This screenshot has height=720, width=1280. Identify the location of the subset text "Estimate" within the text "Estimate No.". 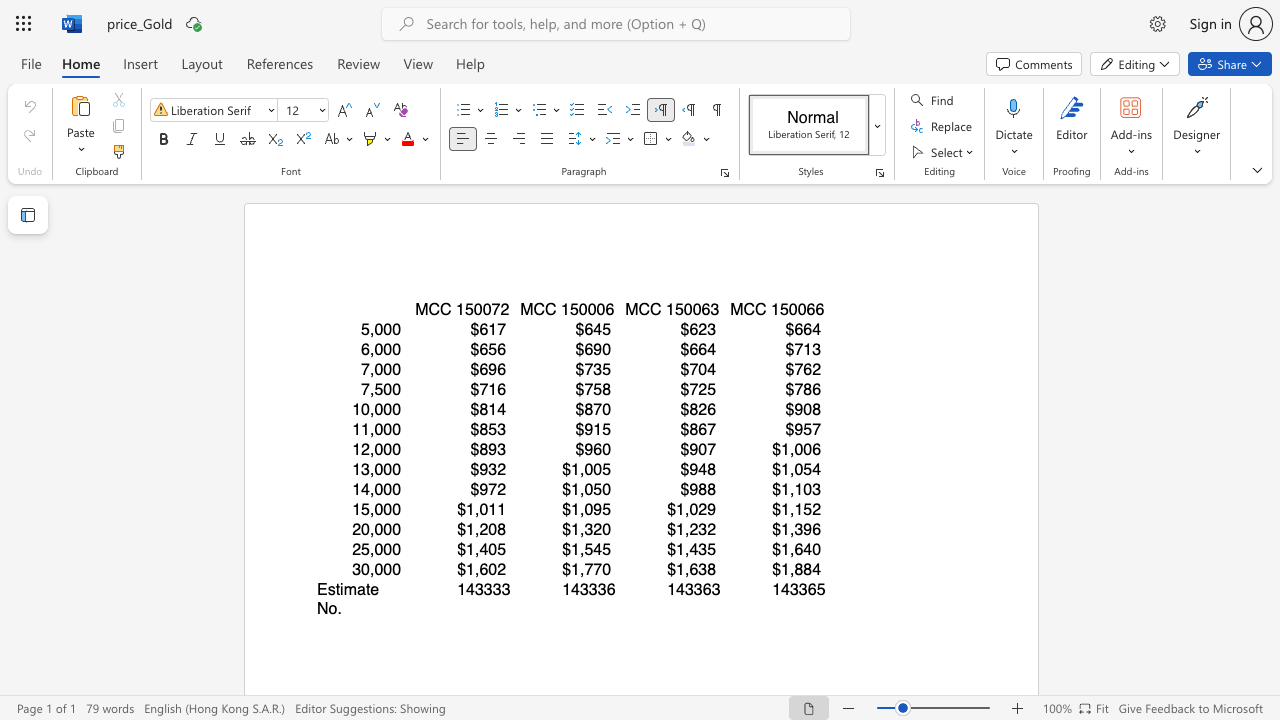
(316, 588).